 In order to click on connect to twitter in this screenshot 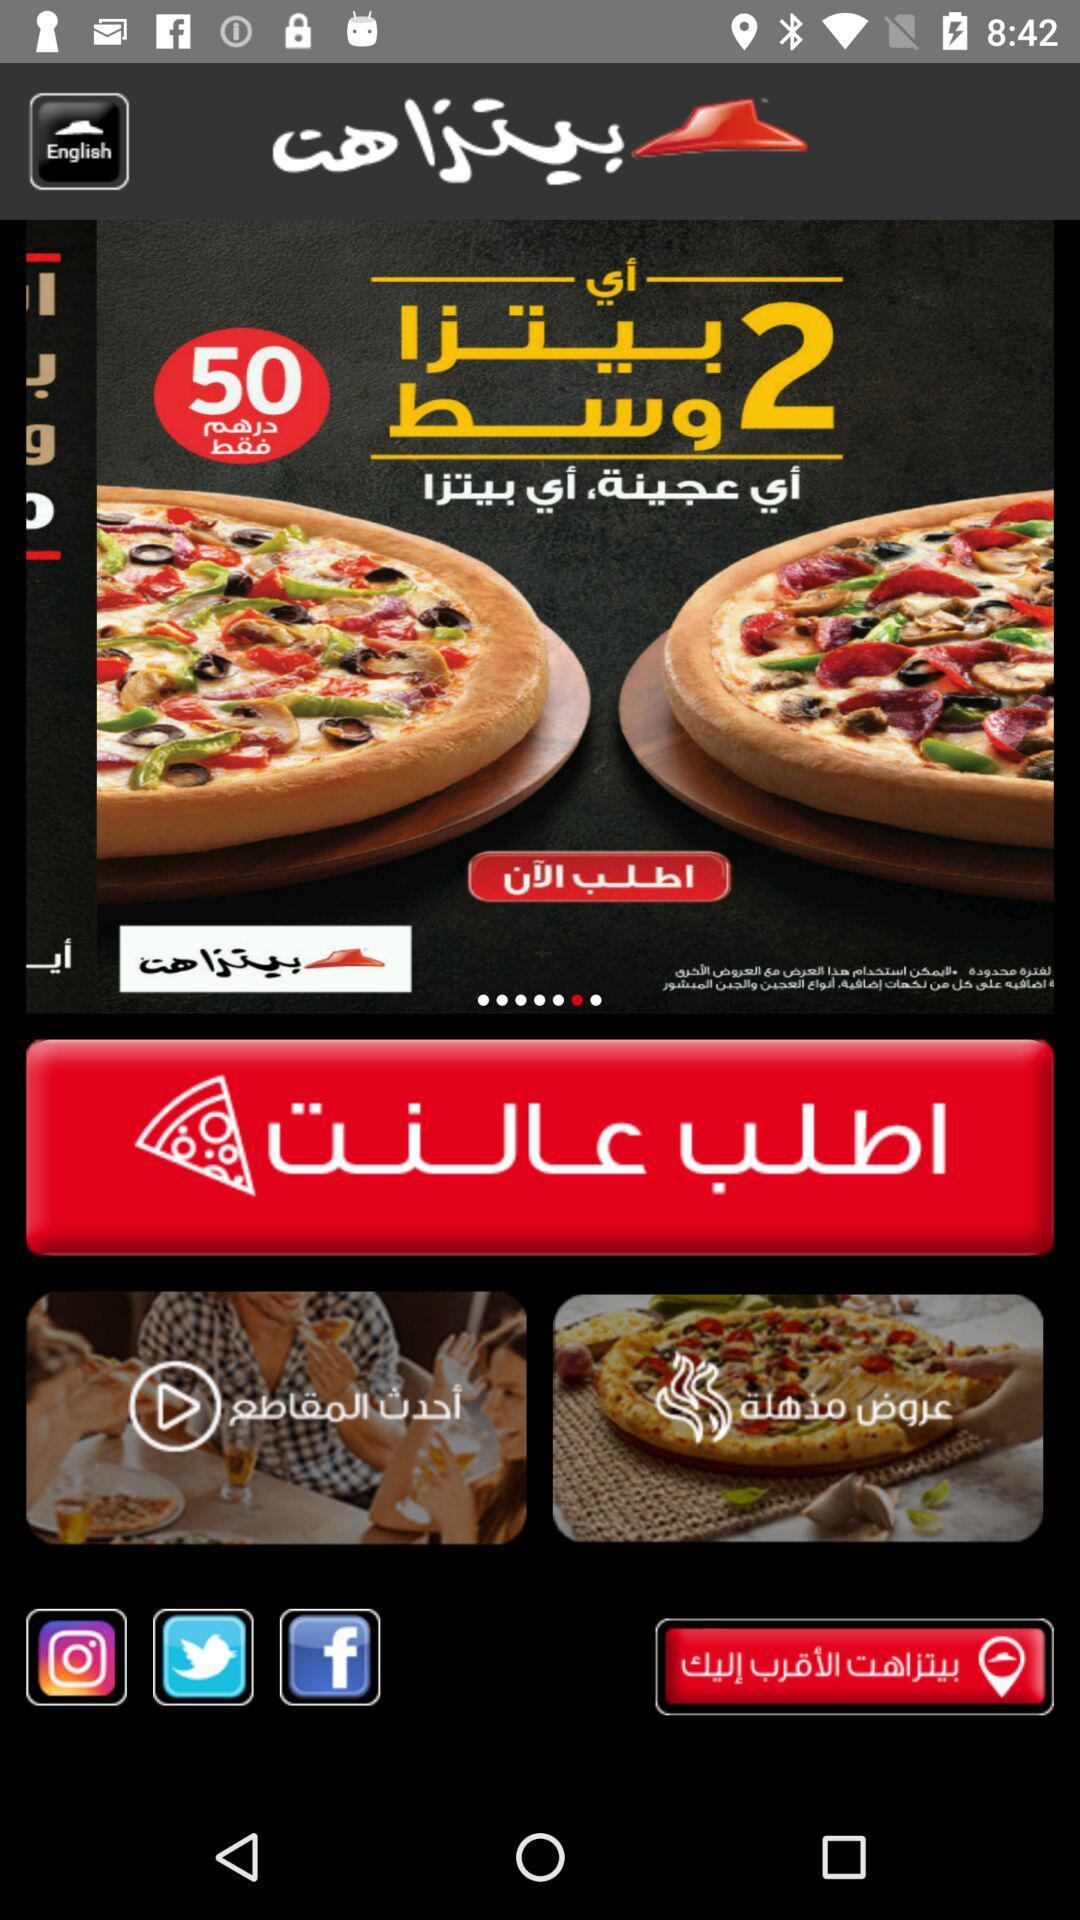, I will do `click(203, 1657)`.